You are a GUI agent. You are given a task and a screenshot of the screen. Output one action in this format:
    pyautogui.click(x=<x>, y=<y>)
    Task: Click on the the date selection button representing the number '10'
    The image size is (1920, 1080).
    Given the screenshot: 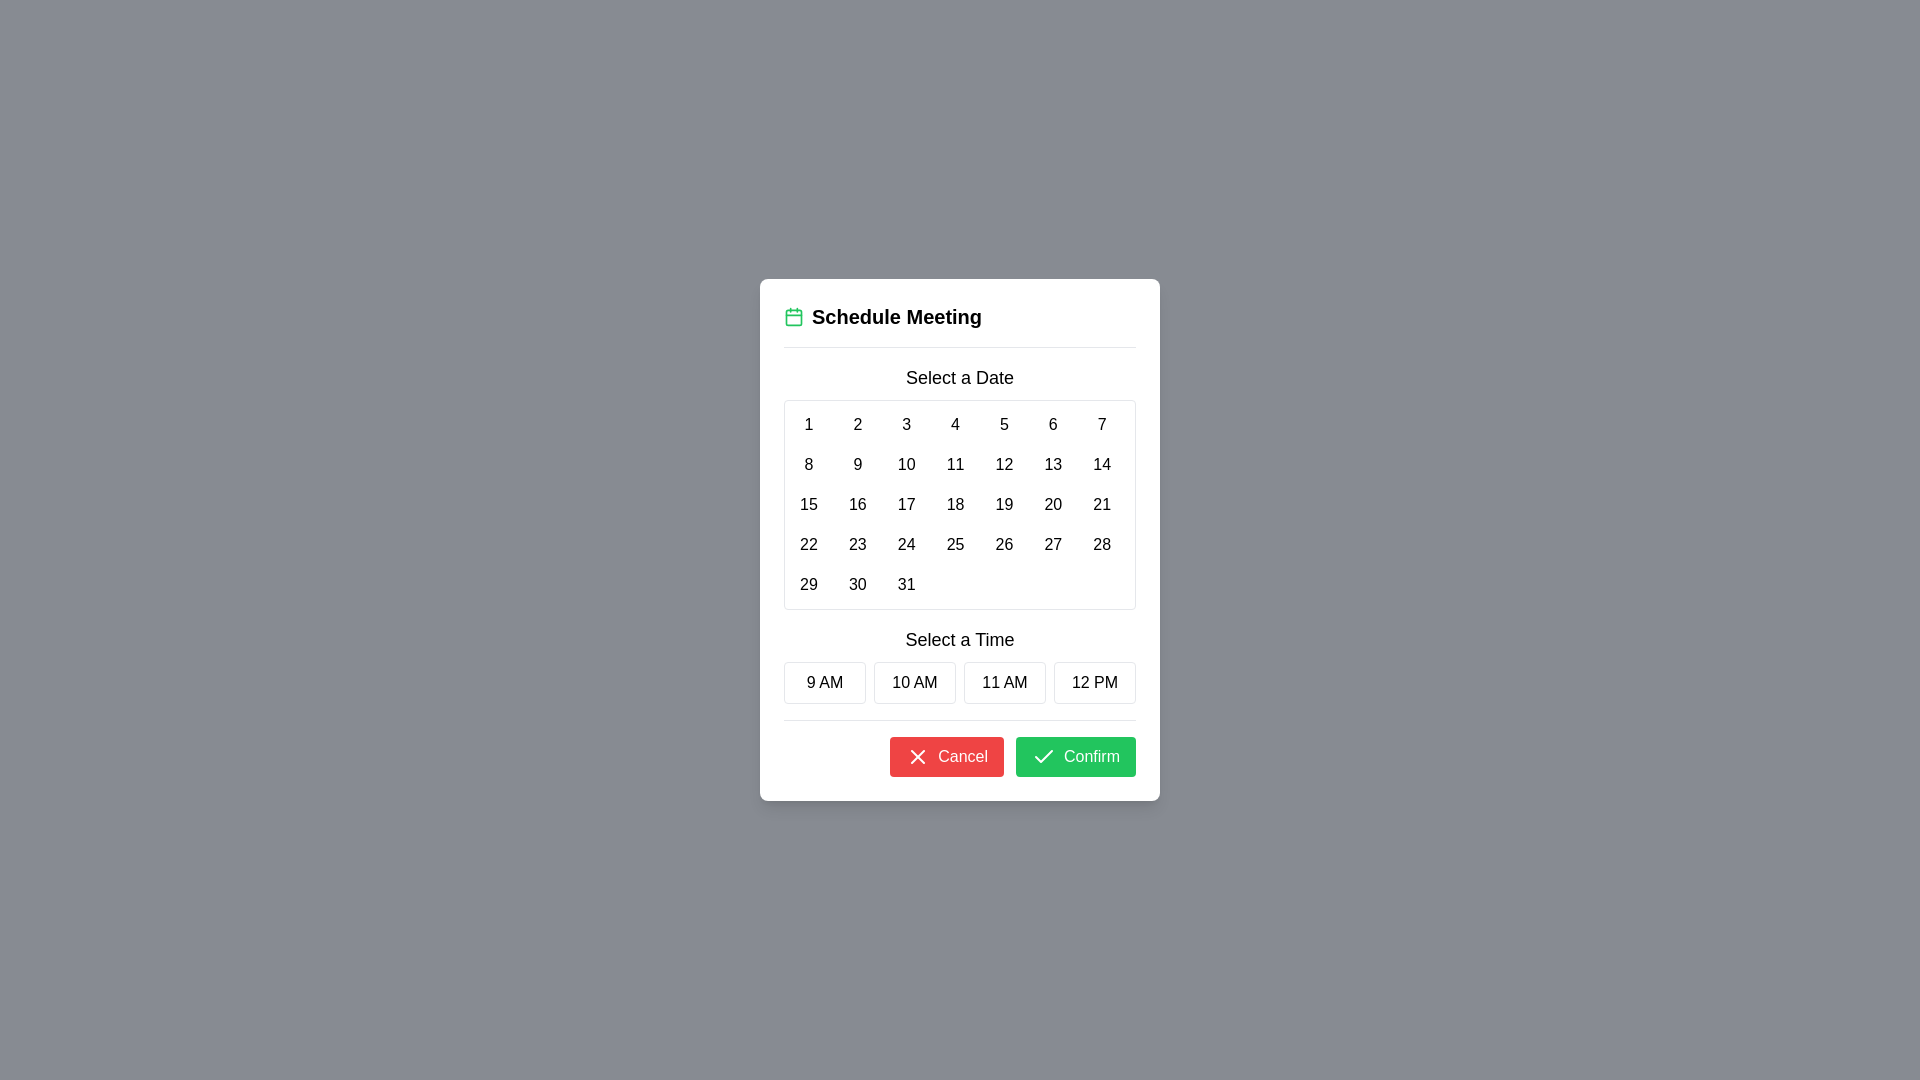 What is the action you would take?
    pyautogui.click(x=905, y=465)
    